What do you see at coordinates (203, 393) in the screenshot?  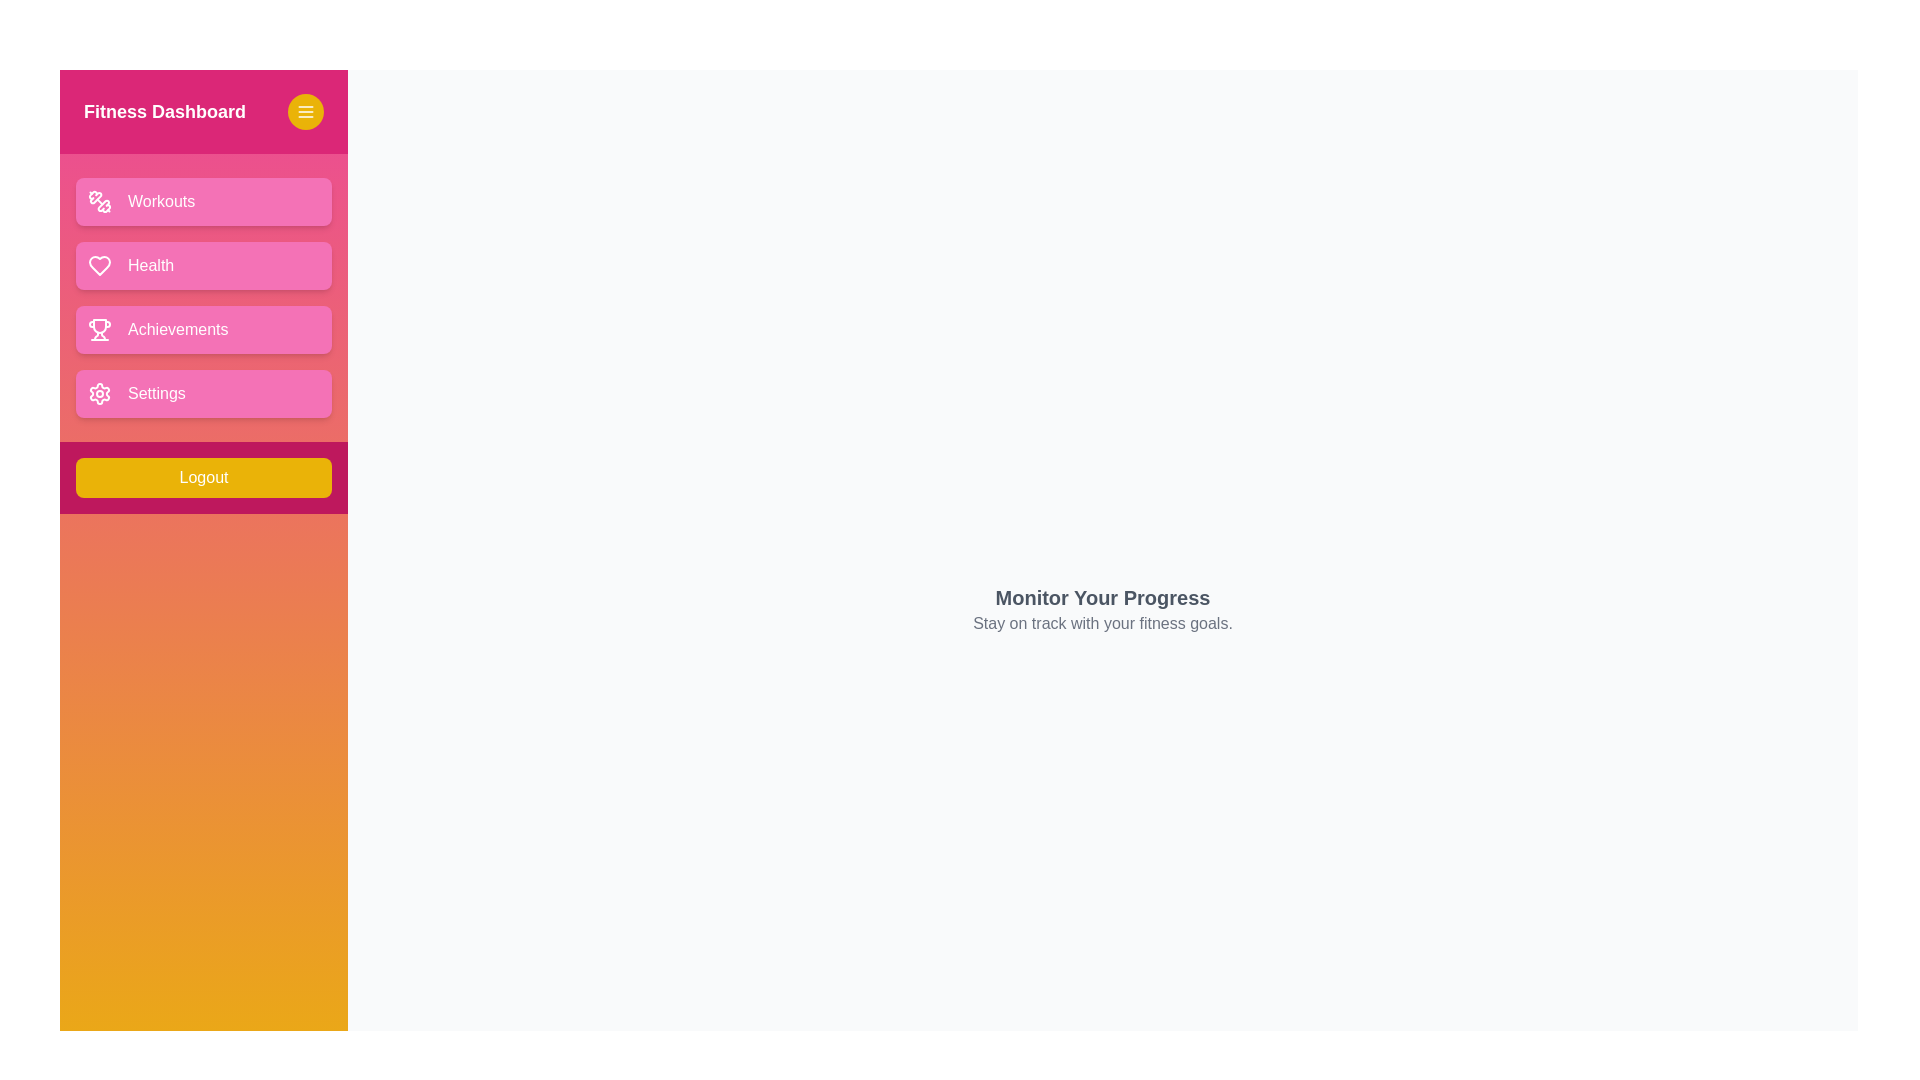 I see `the 'Settings' button` at bounding box center [203, 393].